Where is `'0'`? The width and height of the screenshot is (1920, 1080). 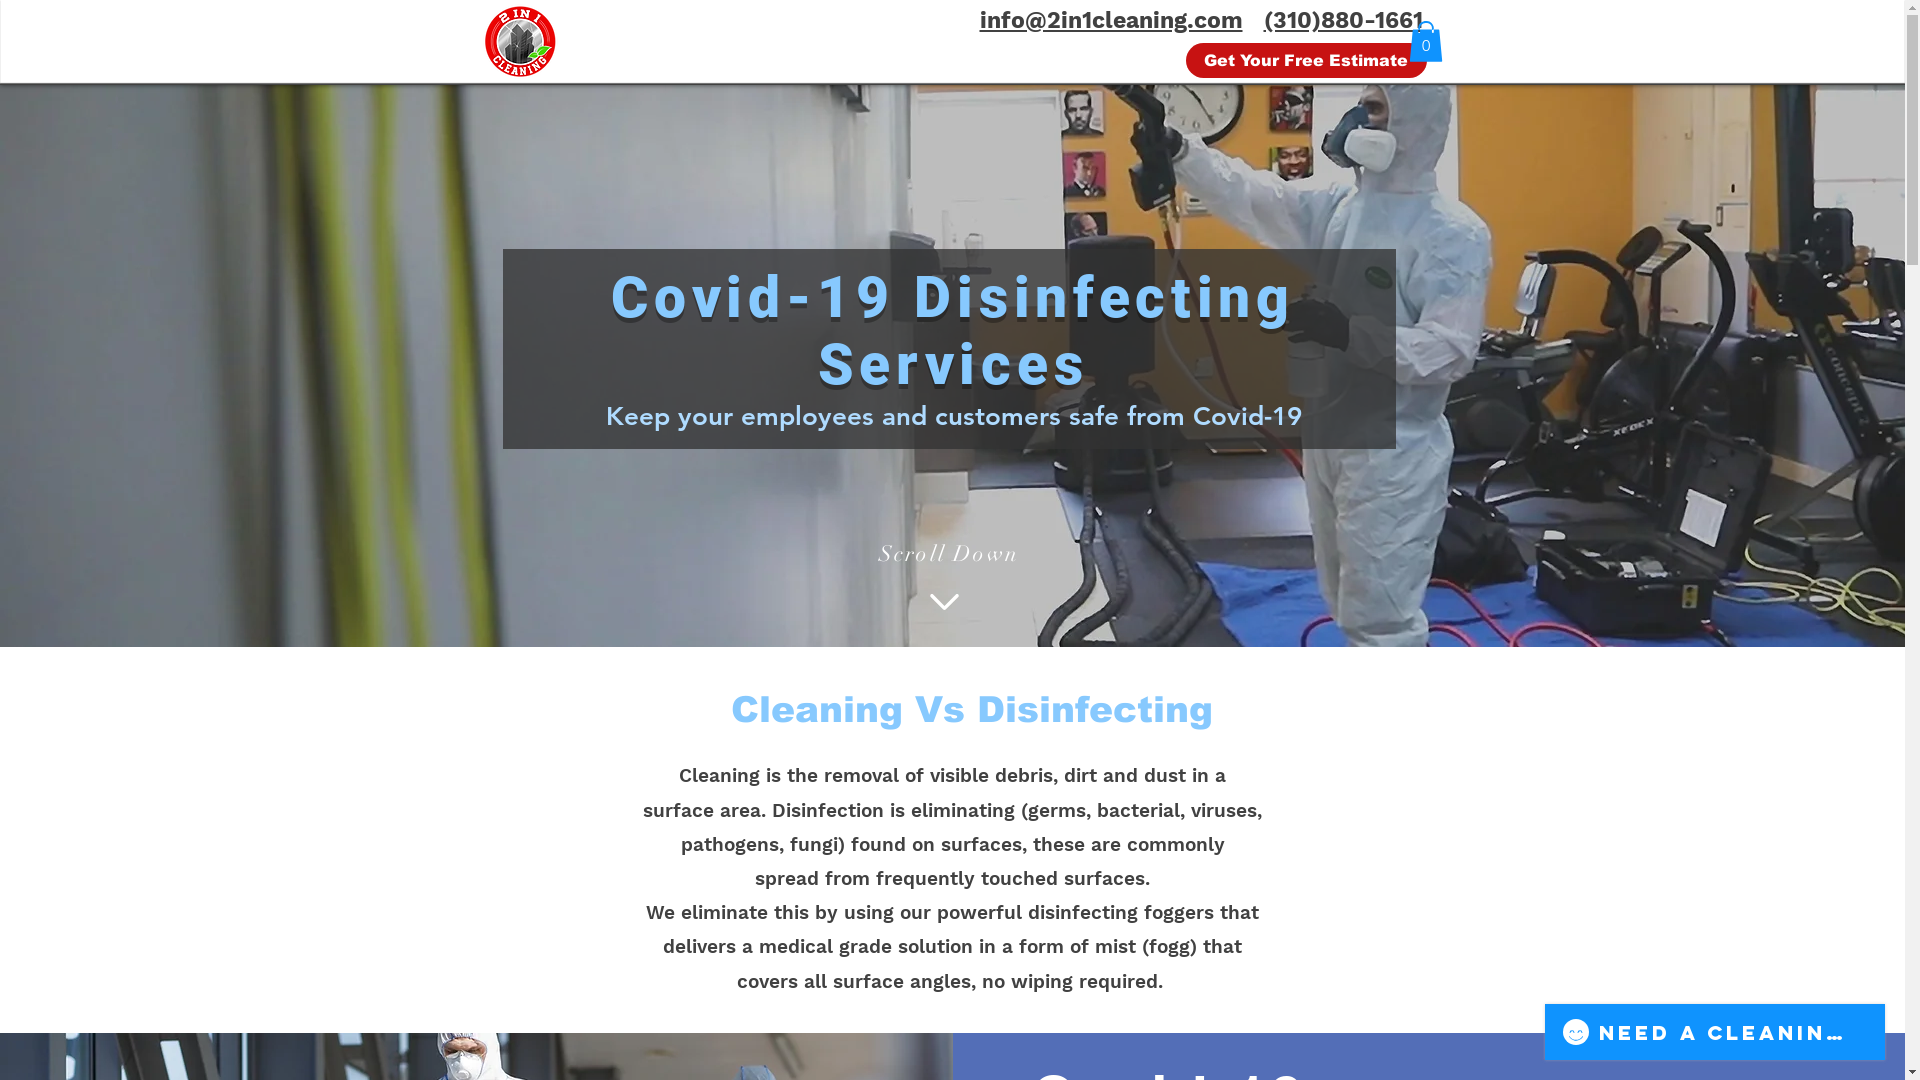 '0' is located at coordinates (1406, 41).